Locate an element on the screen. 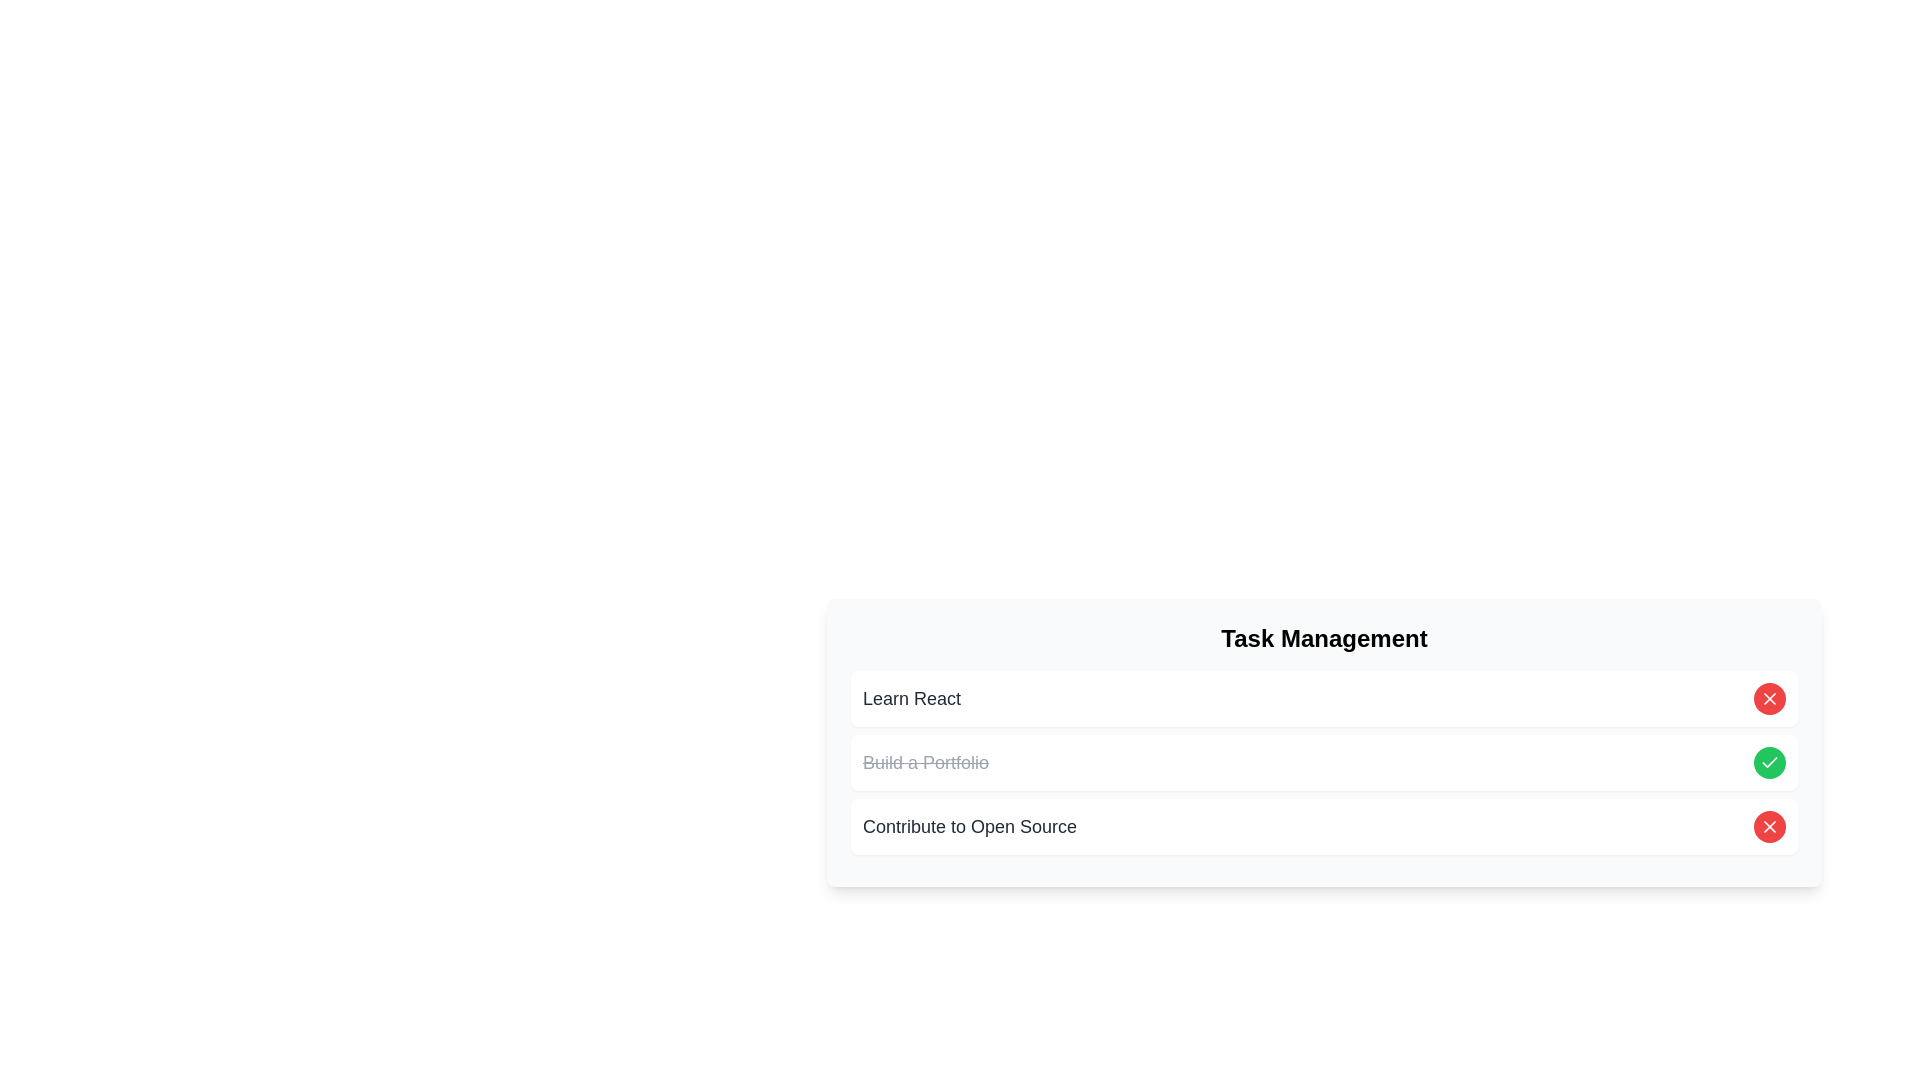 The width and height of the screenshot is (1920, 1080). the checkmark icon styled with a rounded design, which is white against a green circular background, located in the rightmost position of the second row in the task management section for the 'Build a Portfolio' task is located at coordinates (1770, 763).